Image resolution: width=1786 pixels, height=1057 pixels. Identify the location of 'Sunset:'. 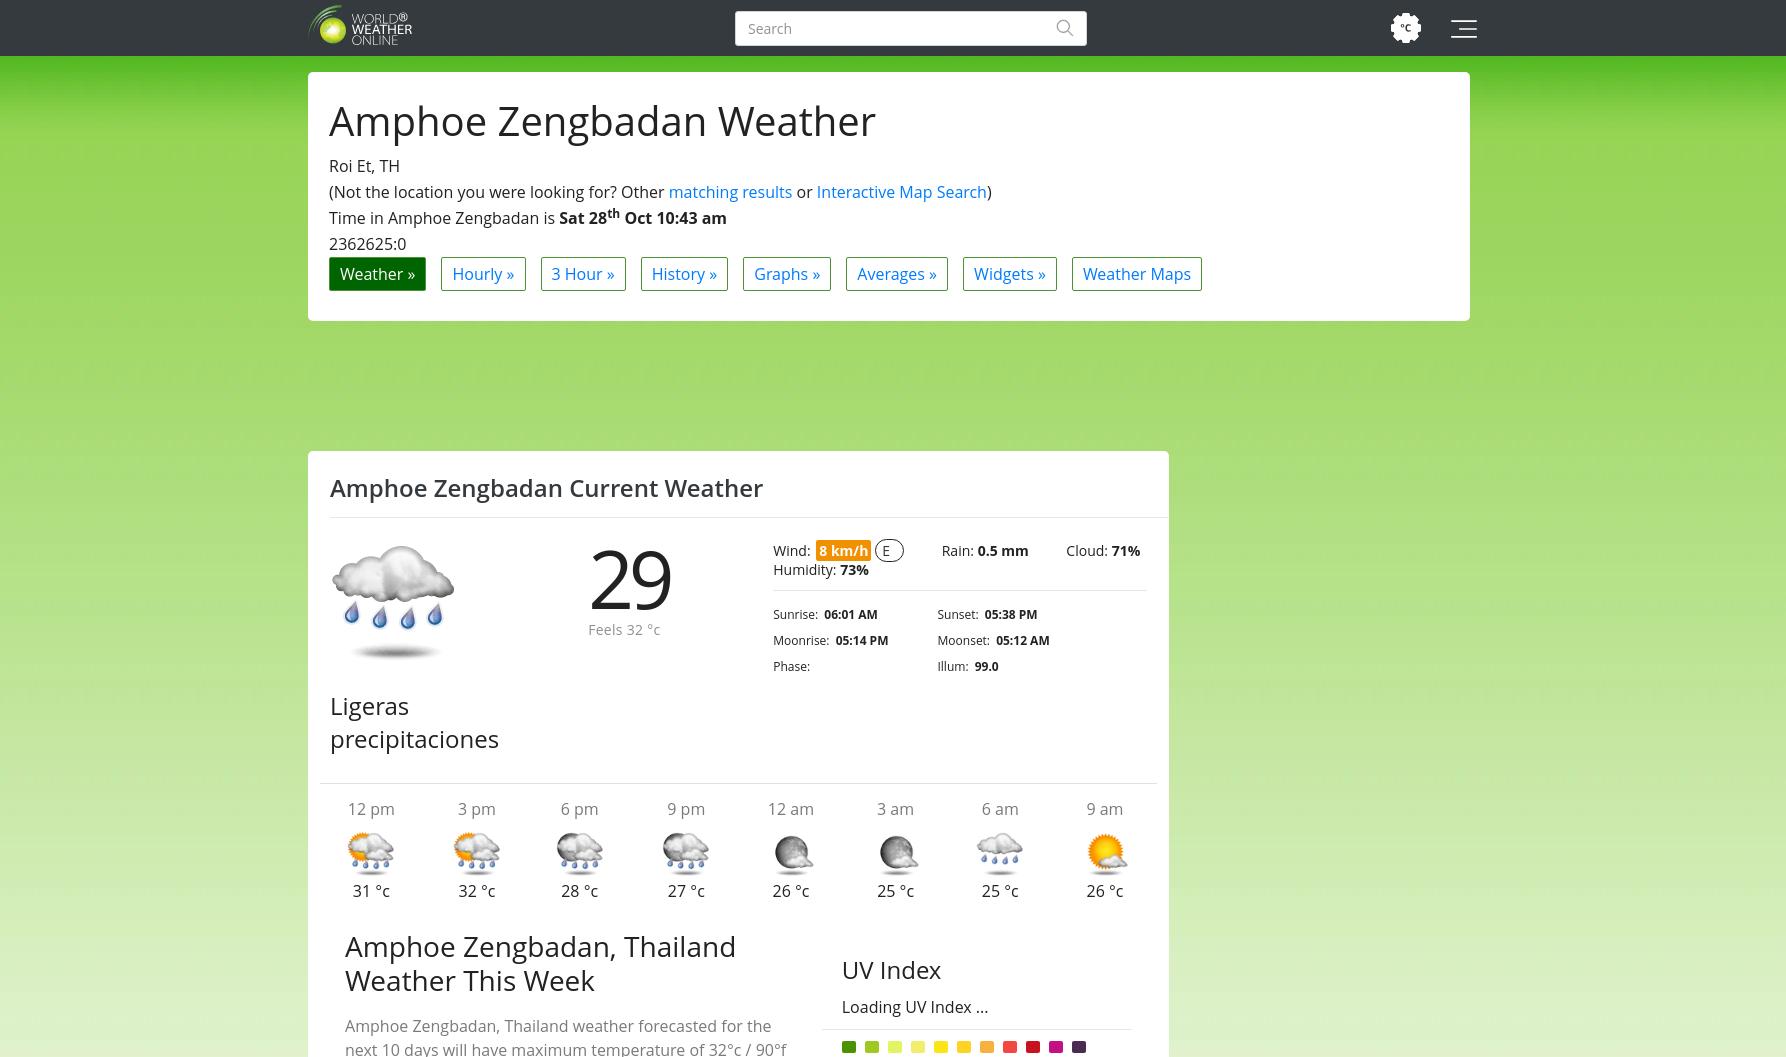
(959, 614).